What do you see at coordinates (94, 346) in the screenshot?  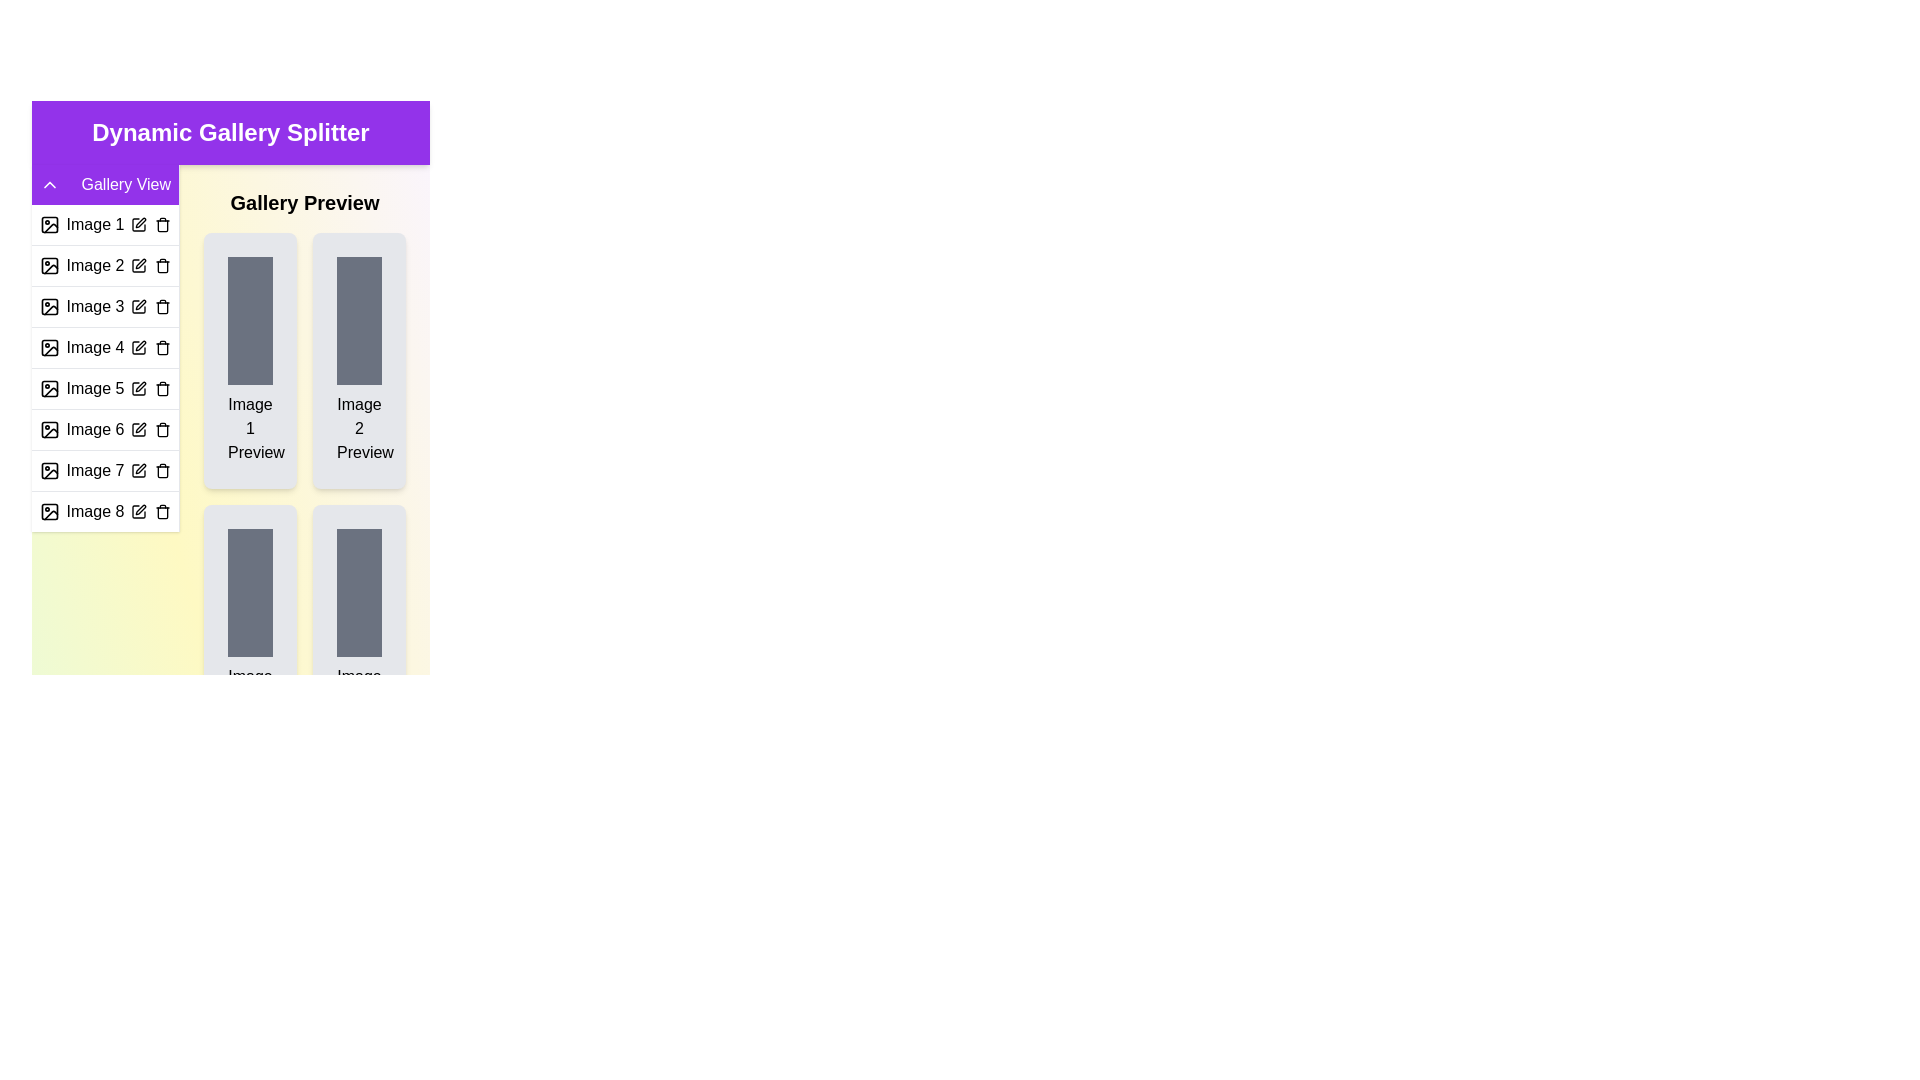 I see `the text label representing the designated image in the fourth position of the vertically stacked list in the 'Gallery View'` at bounding box center [94, 346].